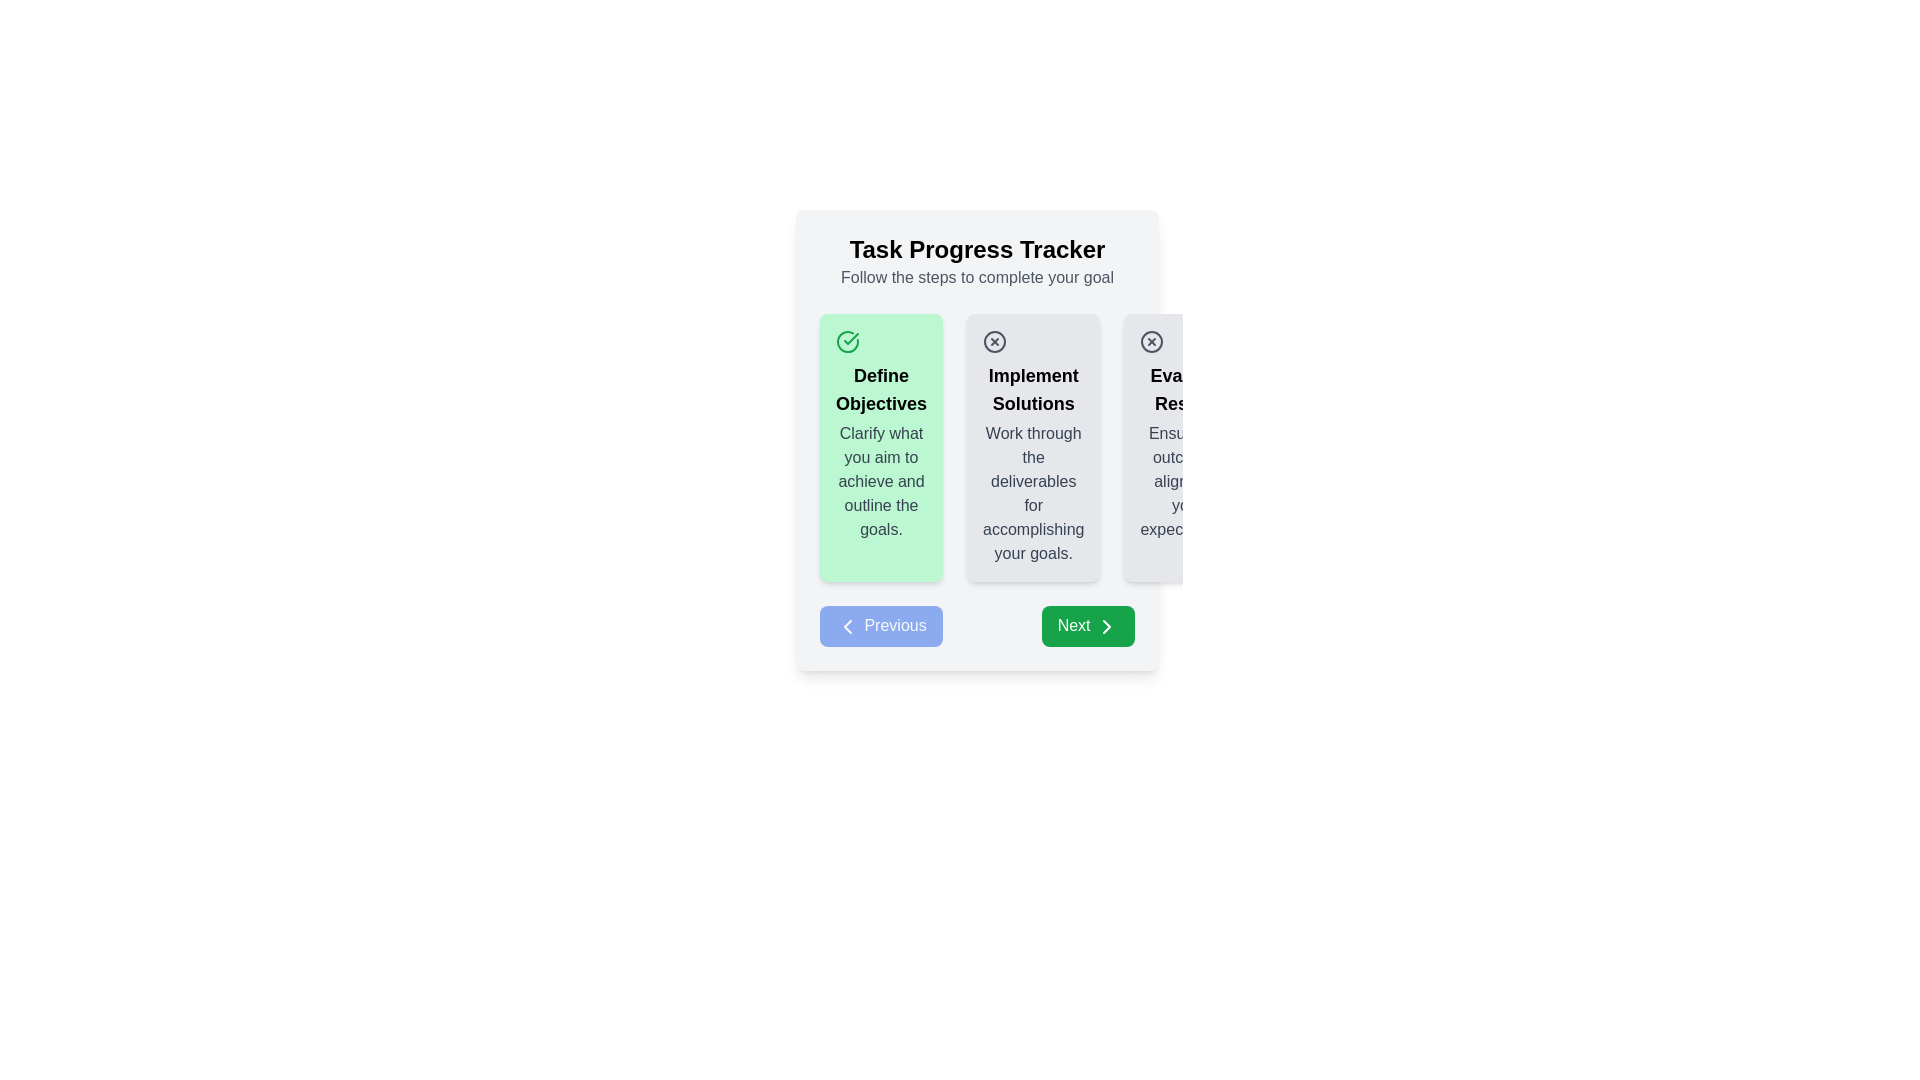 This screenshot has width=1920, height=1080. I want to click on the second step card titled 'Implement Solutions' in the task progress tracker to trigger UI effects, so click(1033, 446).